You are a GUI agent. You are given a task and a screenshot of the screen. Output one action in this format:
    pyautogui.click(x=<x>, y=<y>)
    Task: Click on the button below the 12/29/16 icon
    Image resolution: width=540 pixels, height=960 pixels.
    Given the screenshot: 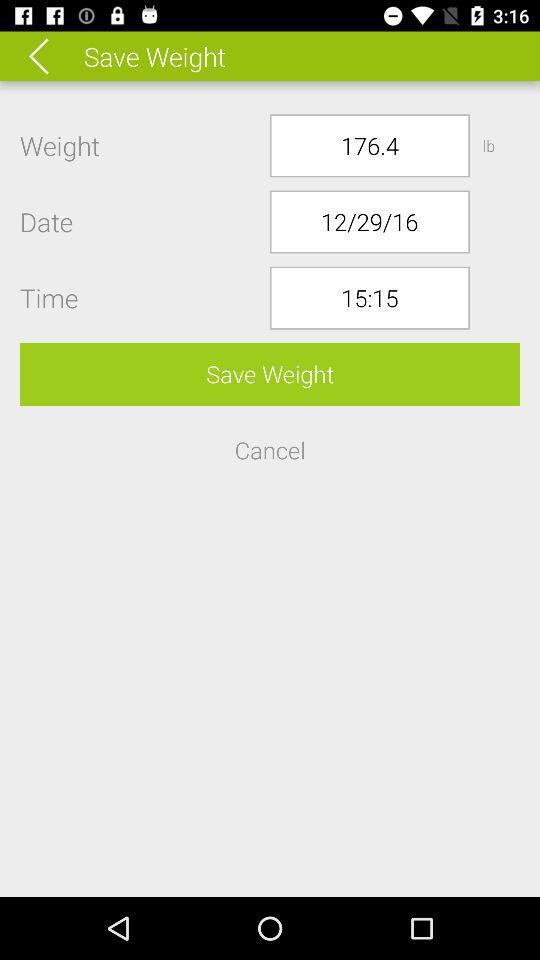 What is the action you would take?
    pyautogui.click(x=368, y=297)
    